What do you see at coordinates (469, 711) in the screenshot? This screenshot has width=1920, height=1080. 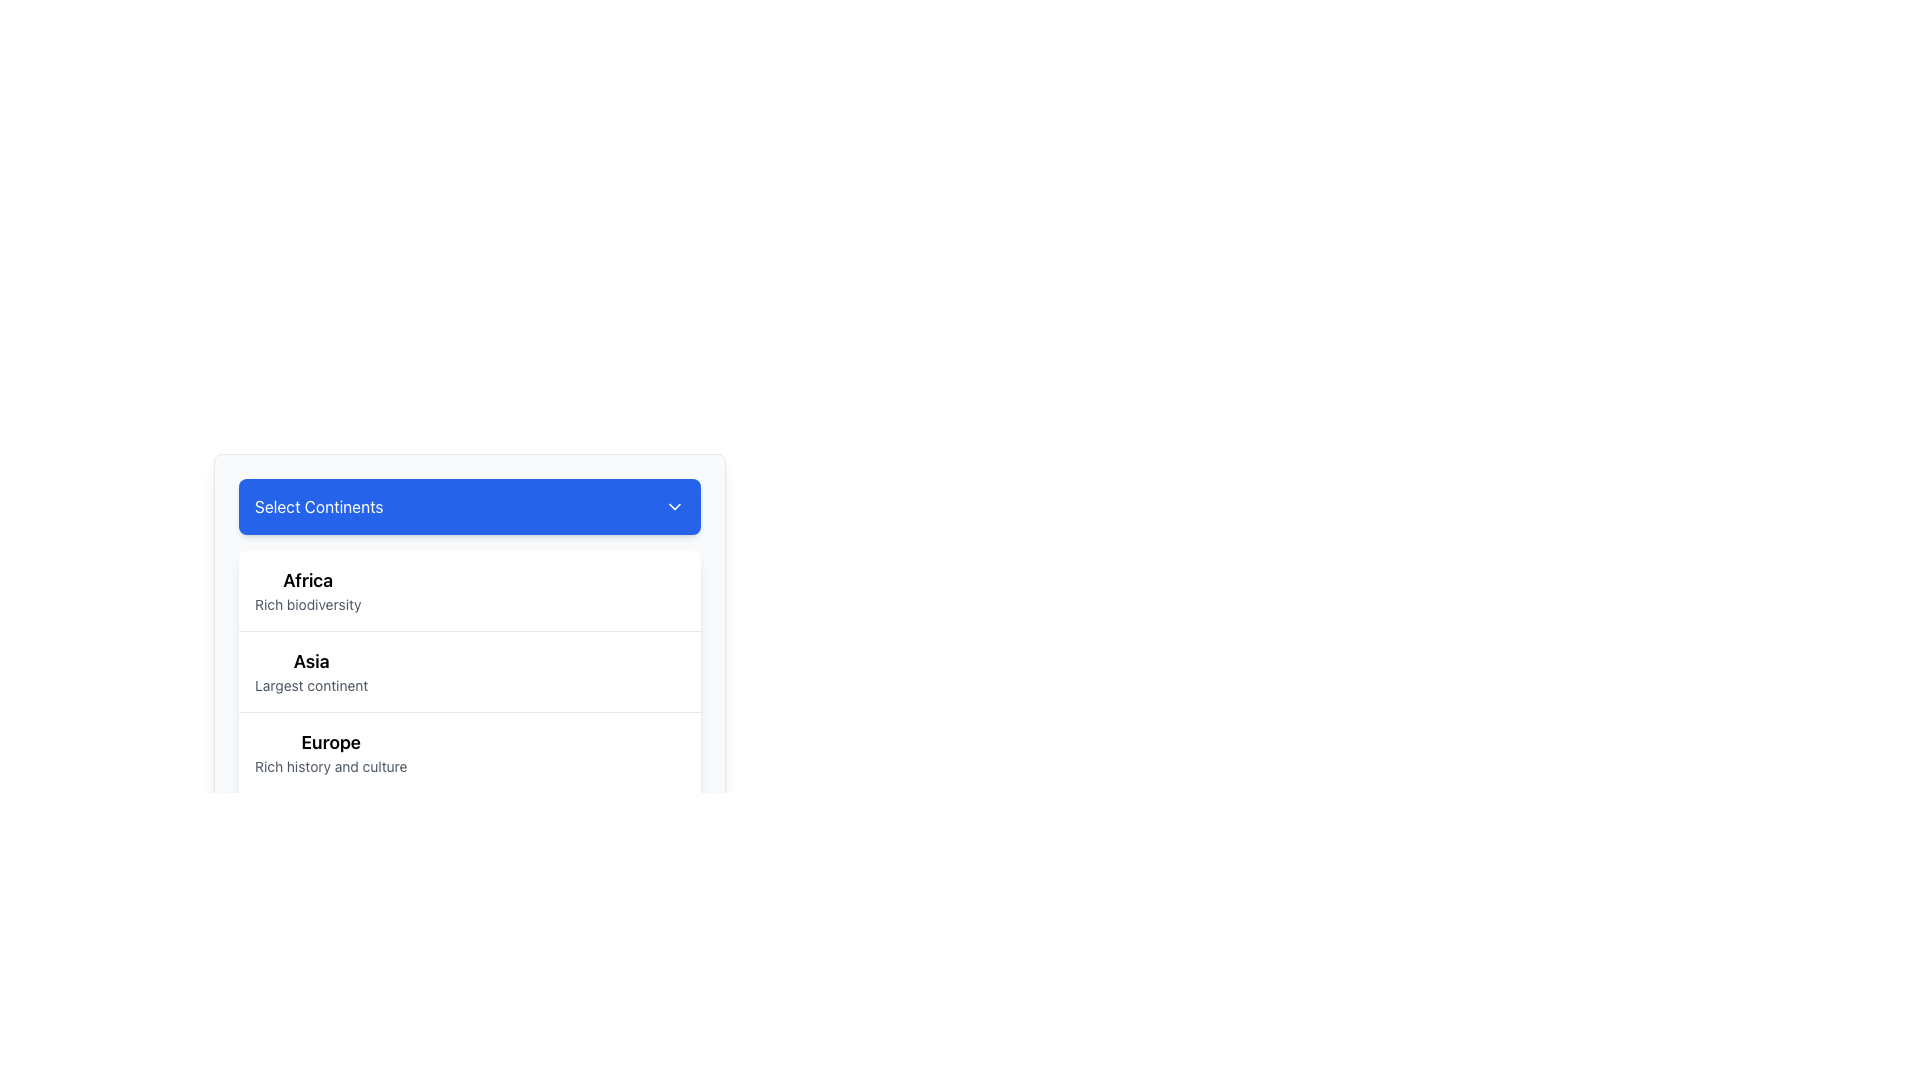 I see `the list item labeled 'Asia' in the dropdown menu` at bounding box center [469, 711].